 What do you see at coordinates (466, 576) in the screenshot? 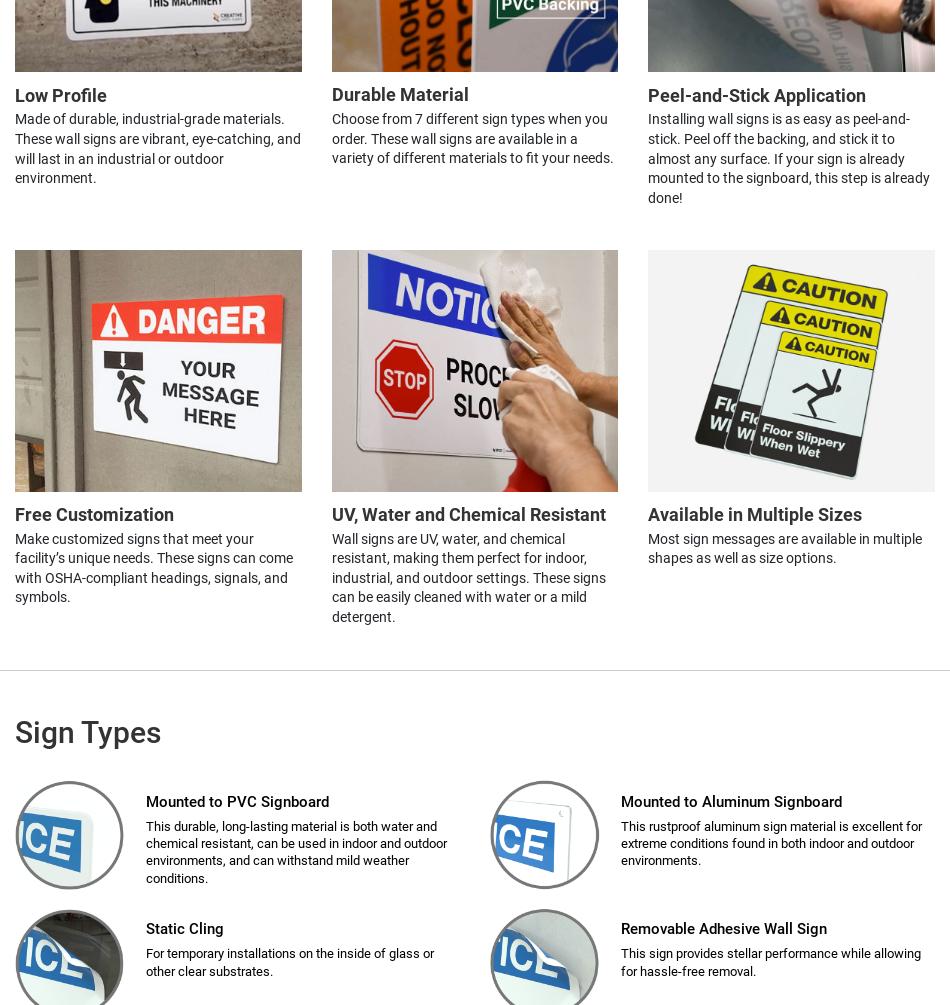
I see `'Wall signs are UV, water, and chemical resistant, making them perfect for indoor, industrial, and outdoor settings. These signs can be easily cleaned with water or a mild detergent.'` at bounding box center [466, 576].